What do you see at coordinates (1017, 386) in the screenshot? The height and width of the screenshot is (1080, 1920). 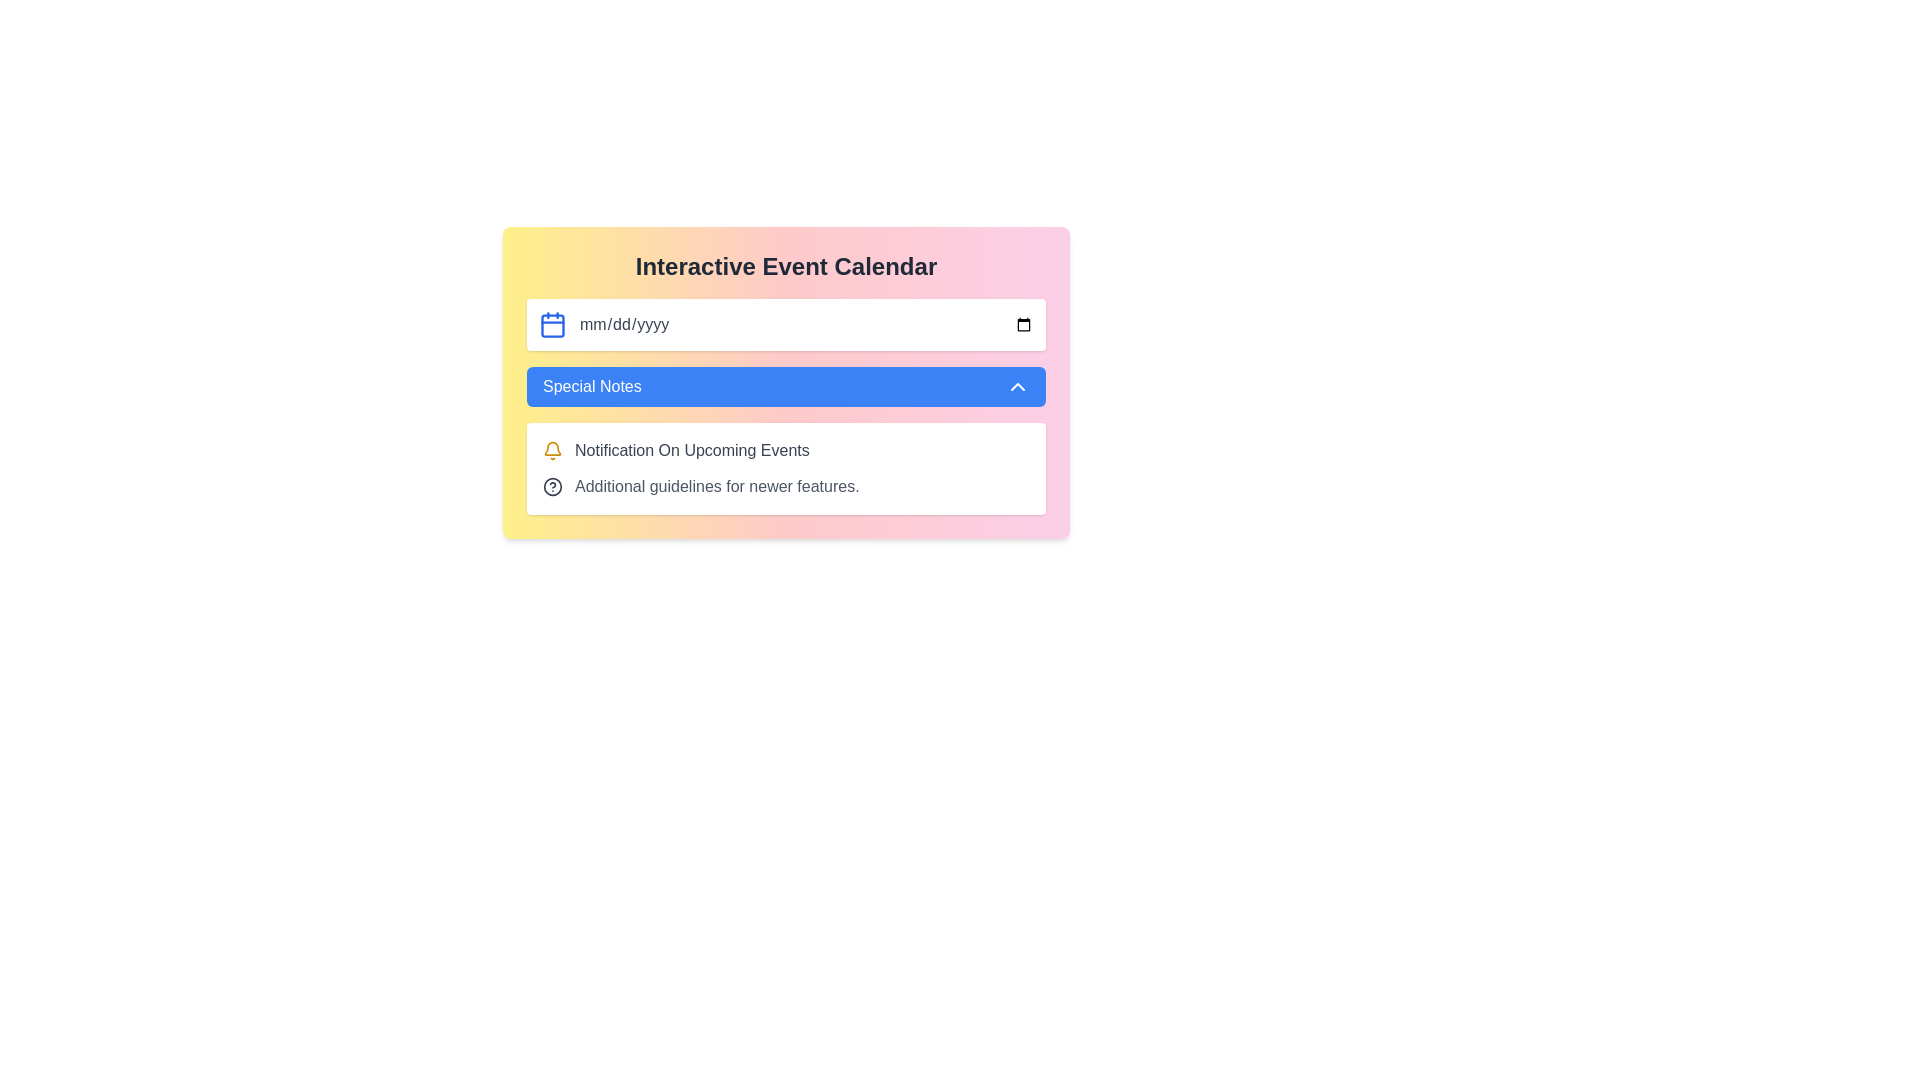 I see `the upward-facing chevron icon located within the 'Special Notes' button, which is styled as a minimalistic SVG graphic and positioned to the right end of the button` at bounding box center [1017, 386].